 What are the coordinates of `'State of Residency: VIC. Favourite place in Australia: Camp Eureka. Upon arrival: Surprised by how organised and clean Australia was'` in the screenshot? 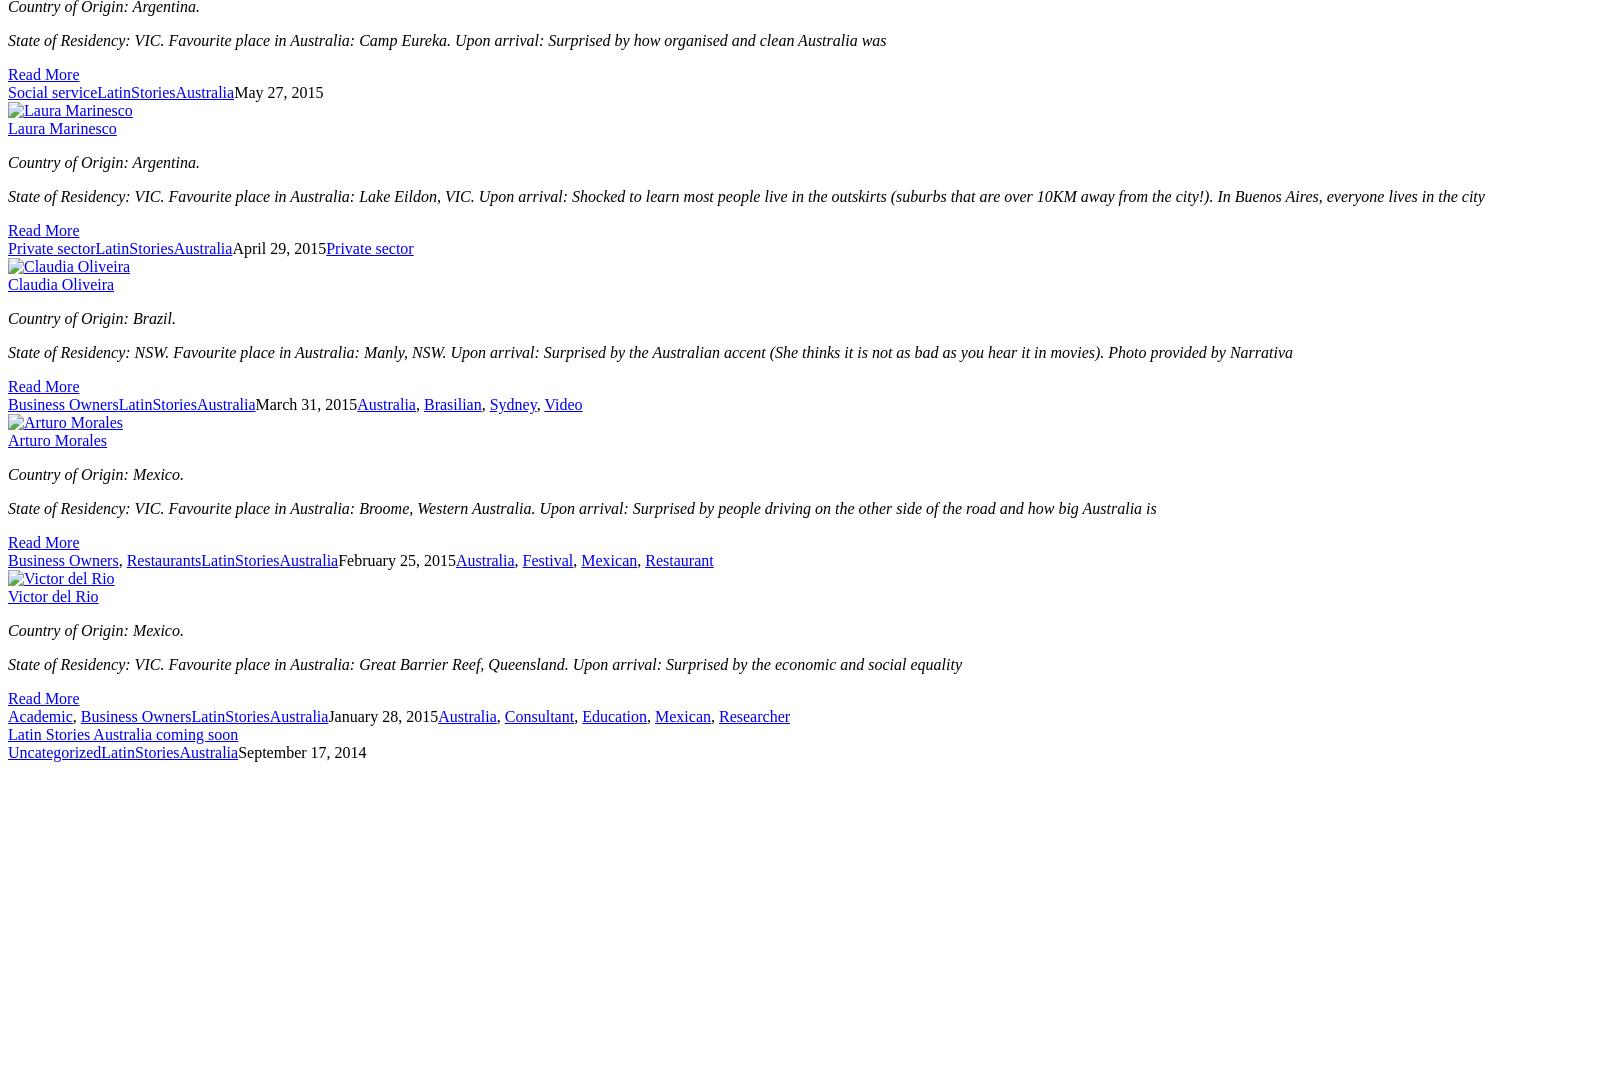 It's located at (446, 39).